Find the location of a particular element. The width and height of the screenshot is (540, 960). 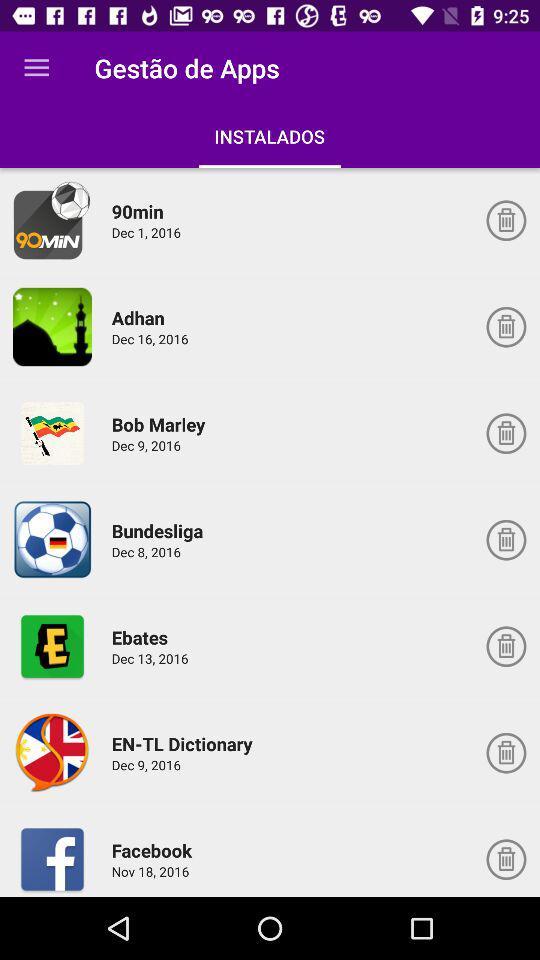

app is located at coordinates (52, 752).